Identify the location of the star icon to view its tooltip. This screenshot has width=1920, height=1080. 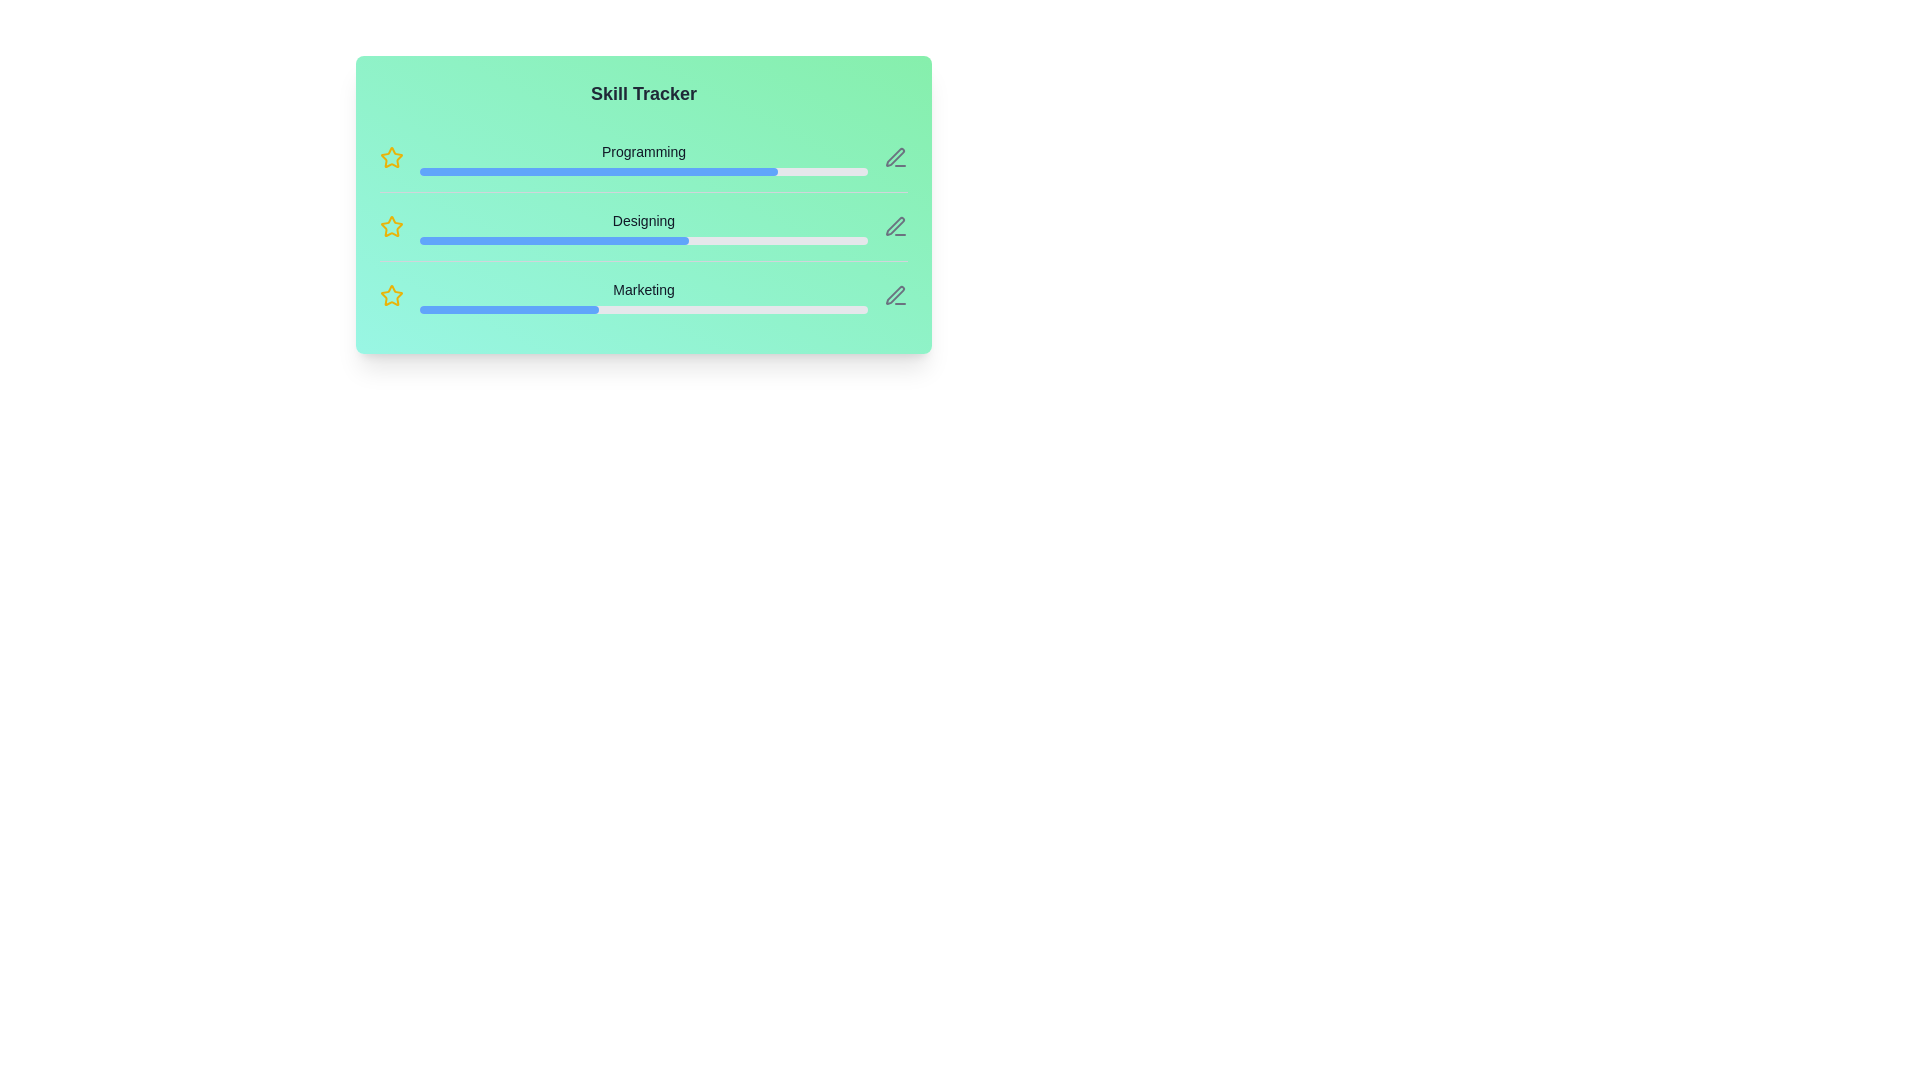
(392, 157).